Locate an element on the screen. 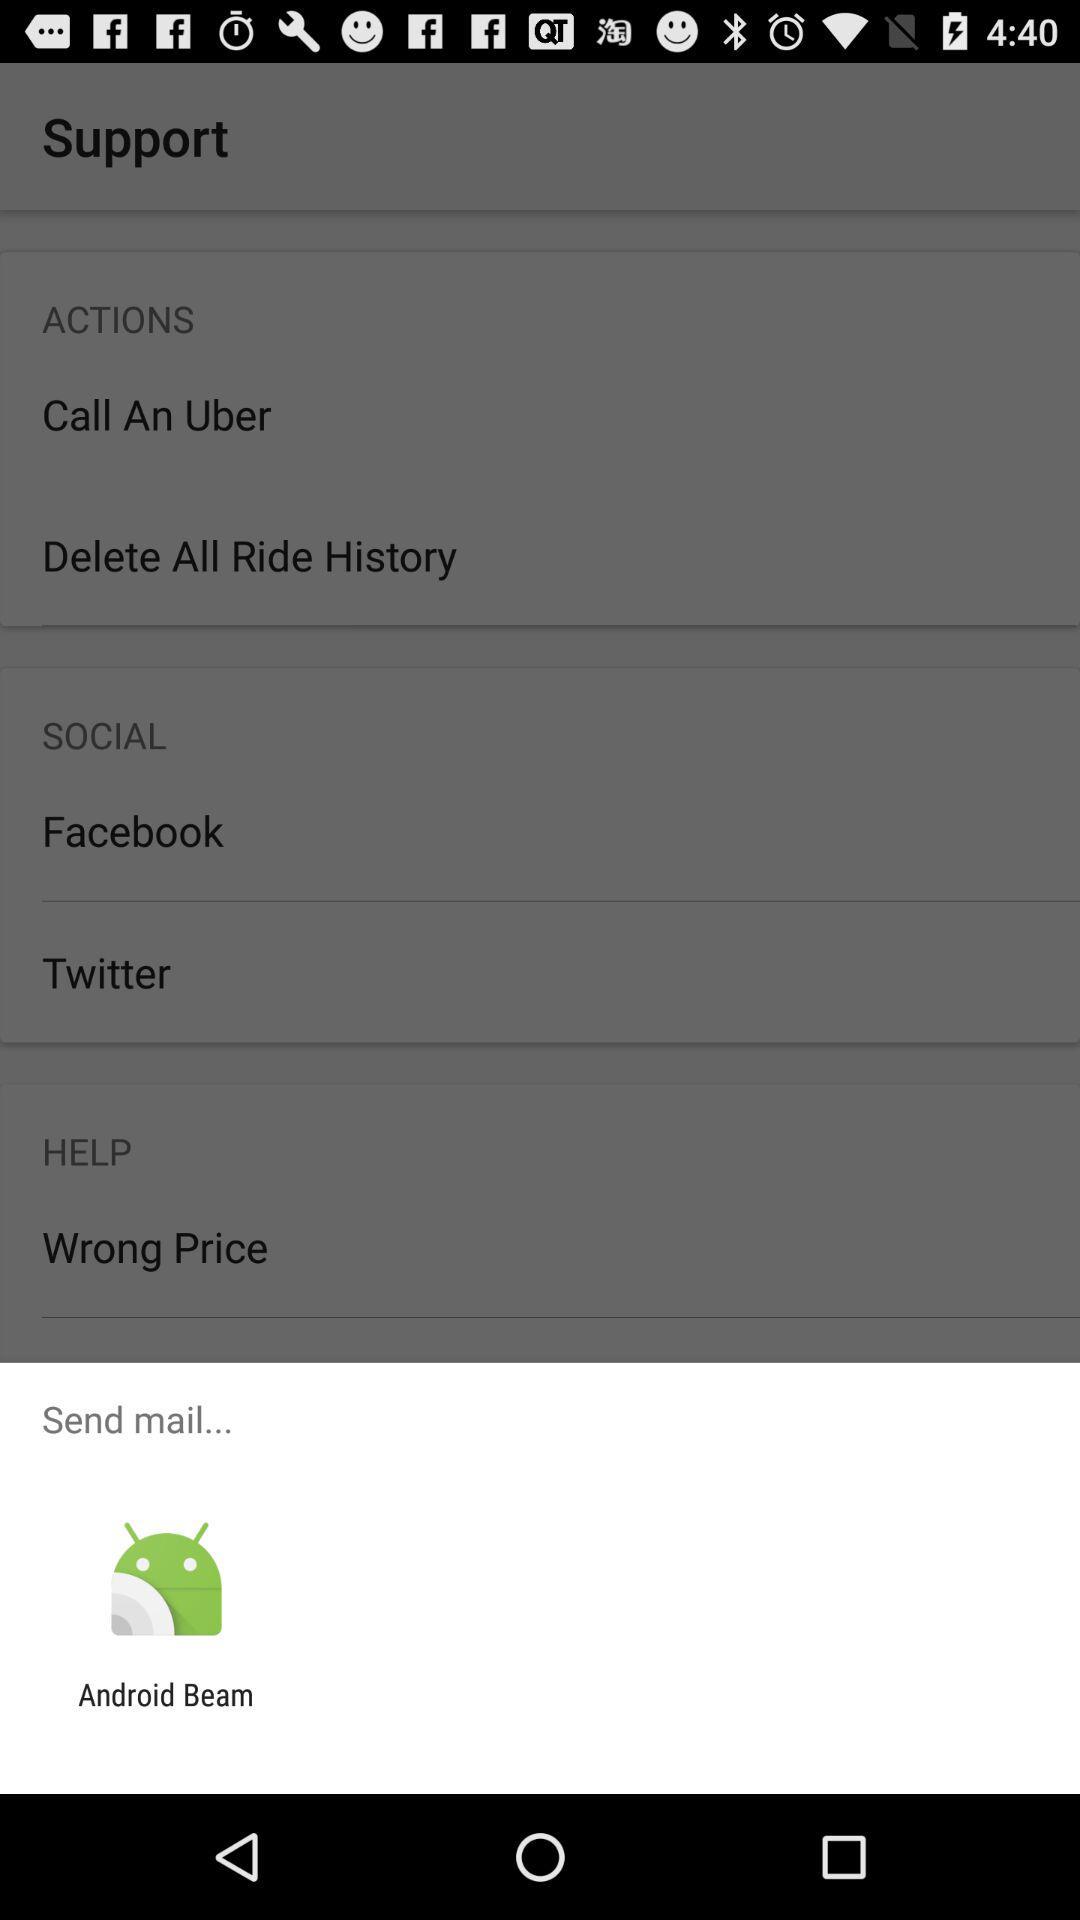 This screenshot has width=1080, height=1920. app above android beam icon is located at coordinates (165, 1579).